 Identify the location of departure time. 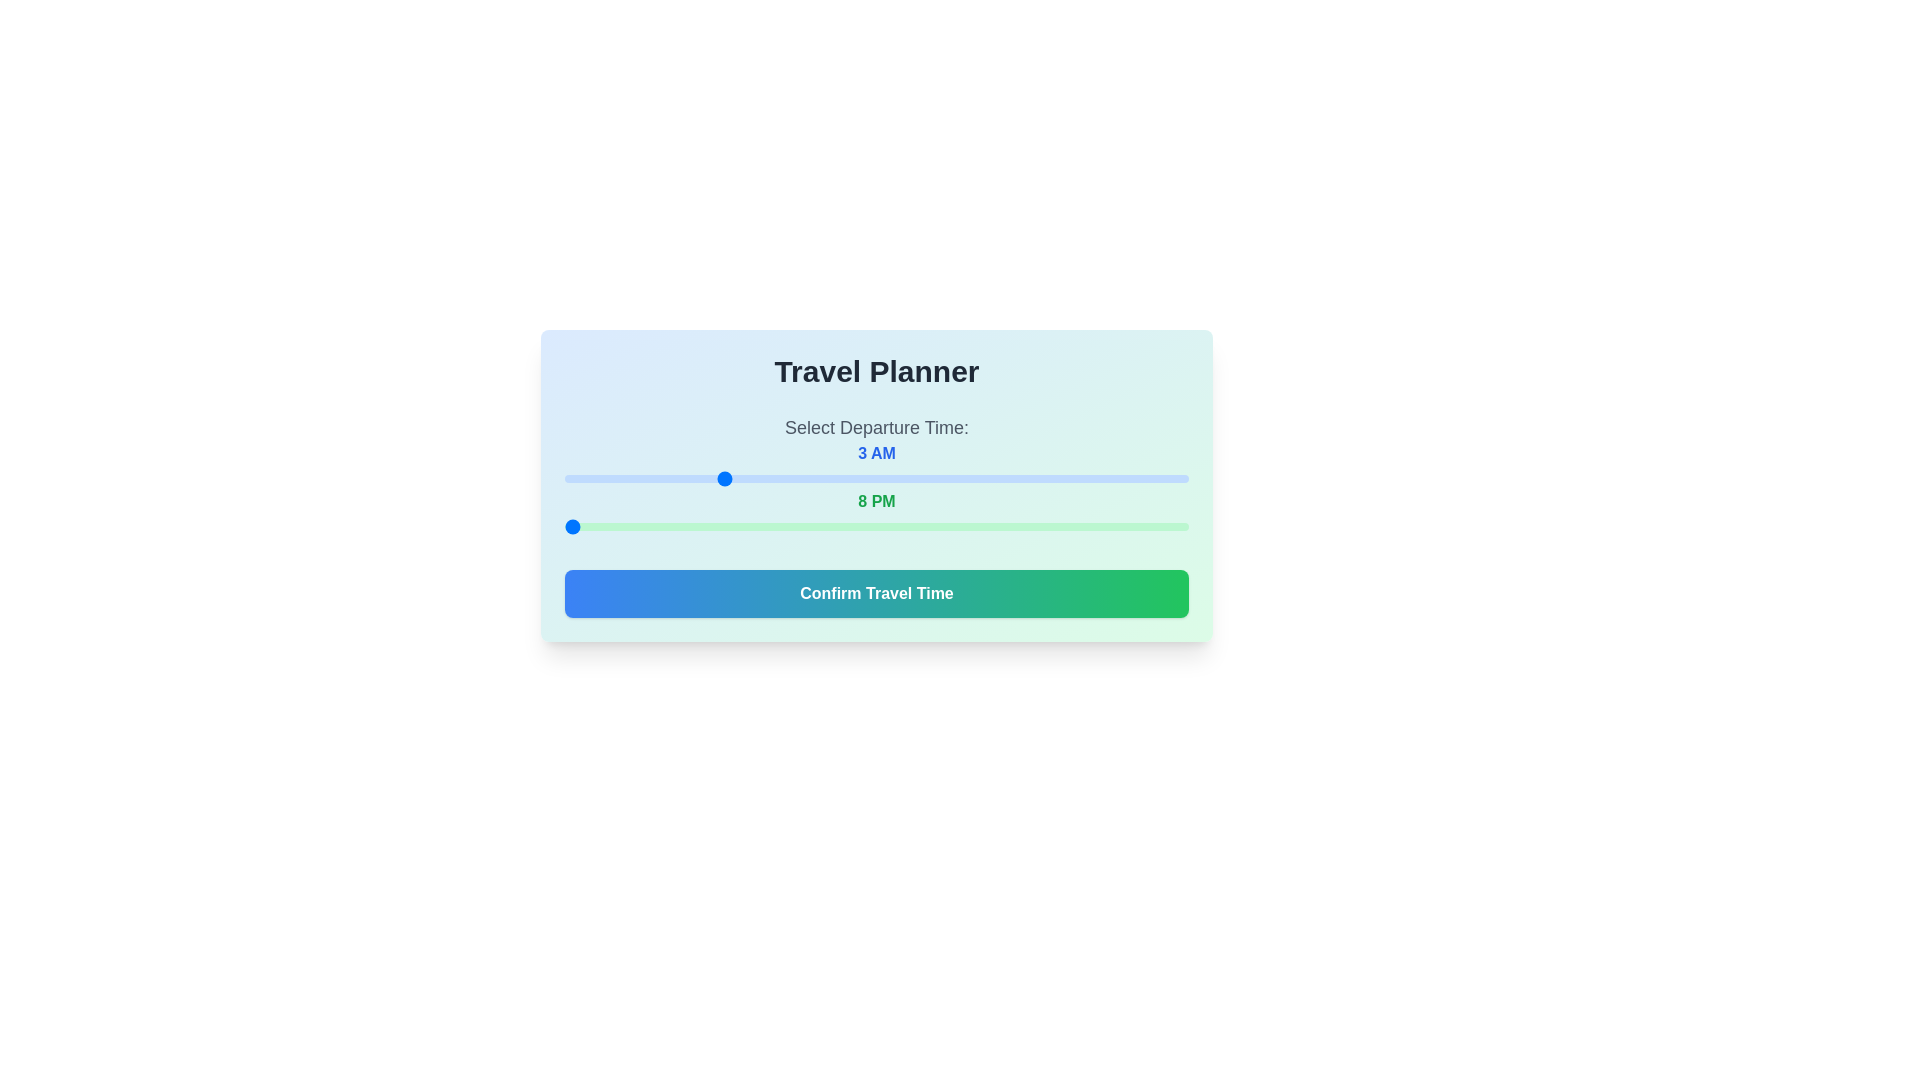
(980, 478).